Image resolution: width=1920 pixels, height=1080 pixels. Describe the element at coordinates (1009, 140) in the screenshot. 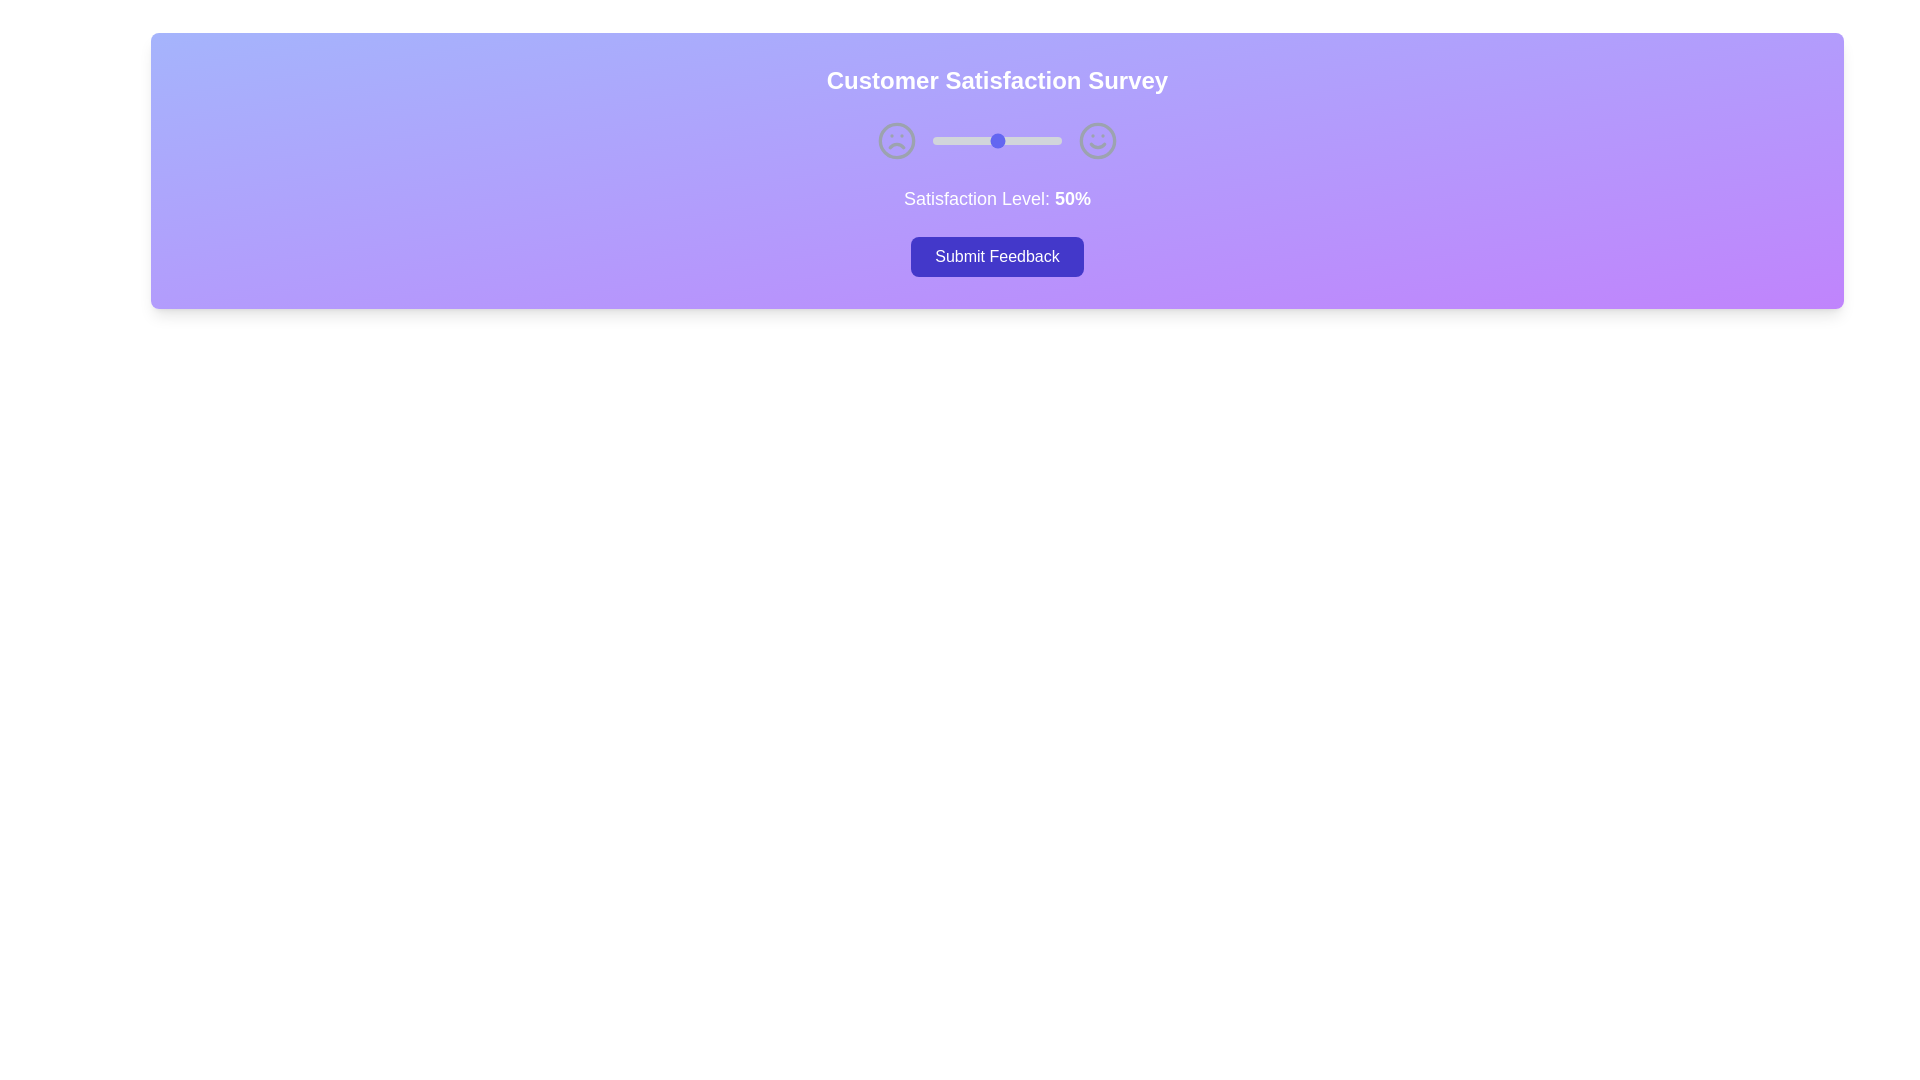

I see `the satisfaction slider to set the satisfaction level to 59%` at that location.